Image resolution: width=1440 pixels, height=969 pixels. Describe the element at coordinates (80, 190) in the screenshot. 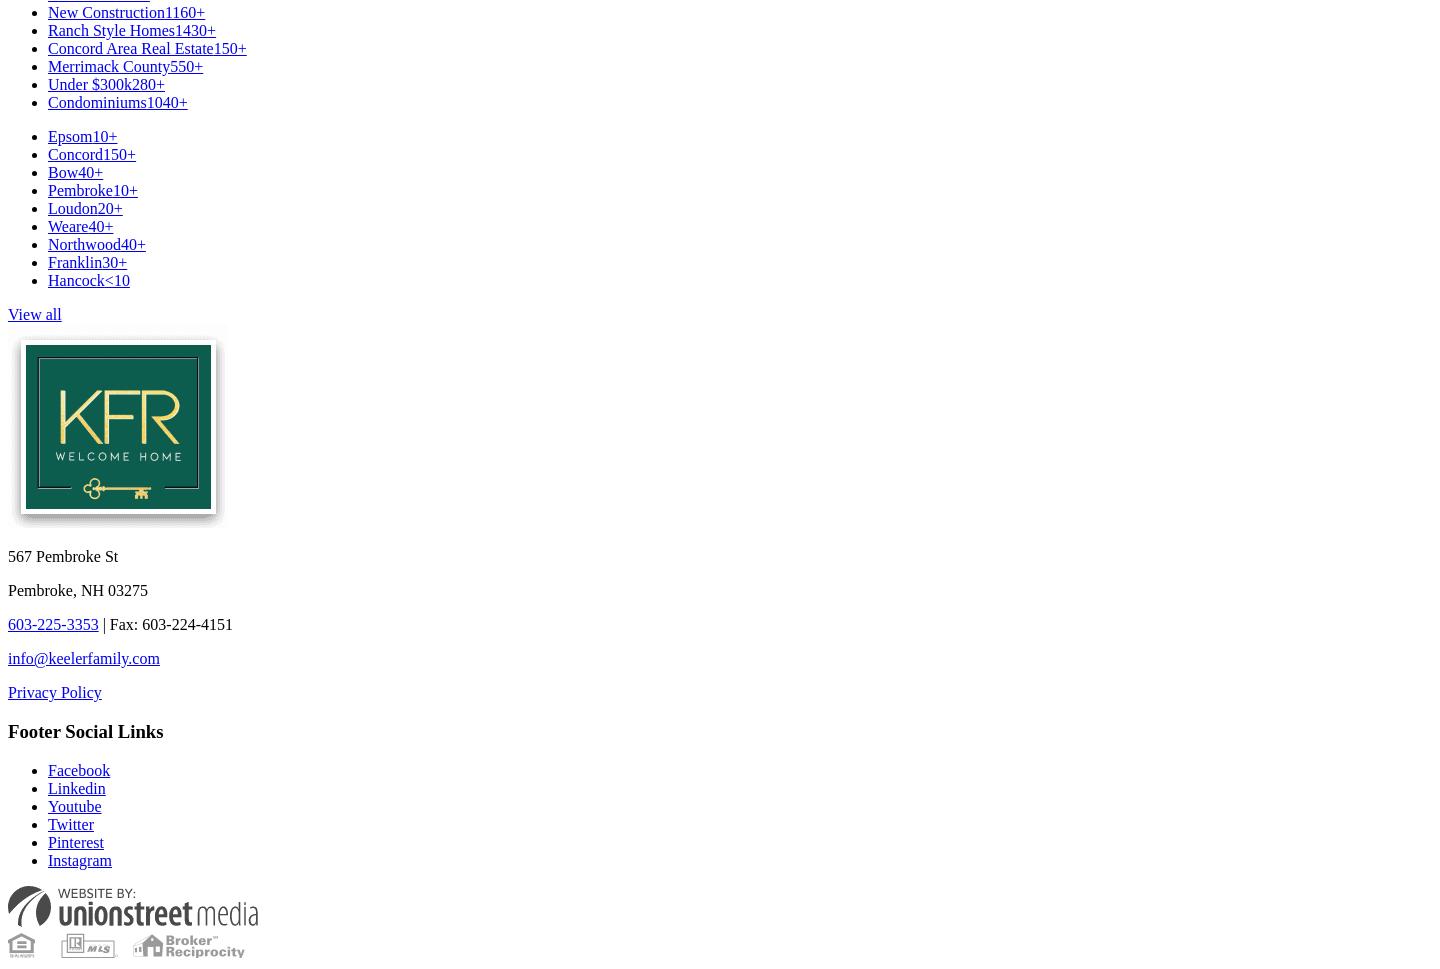

I see `'Pembroke'` at that location.